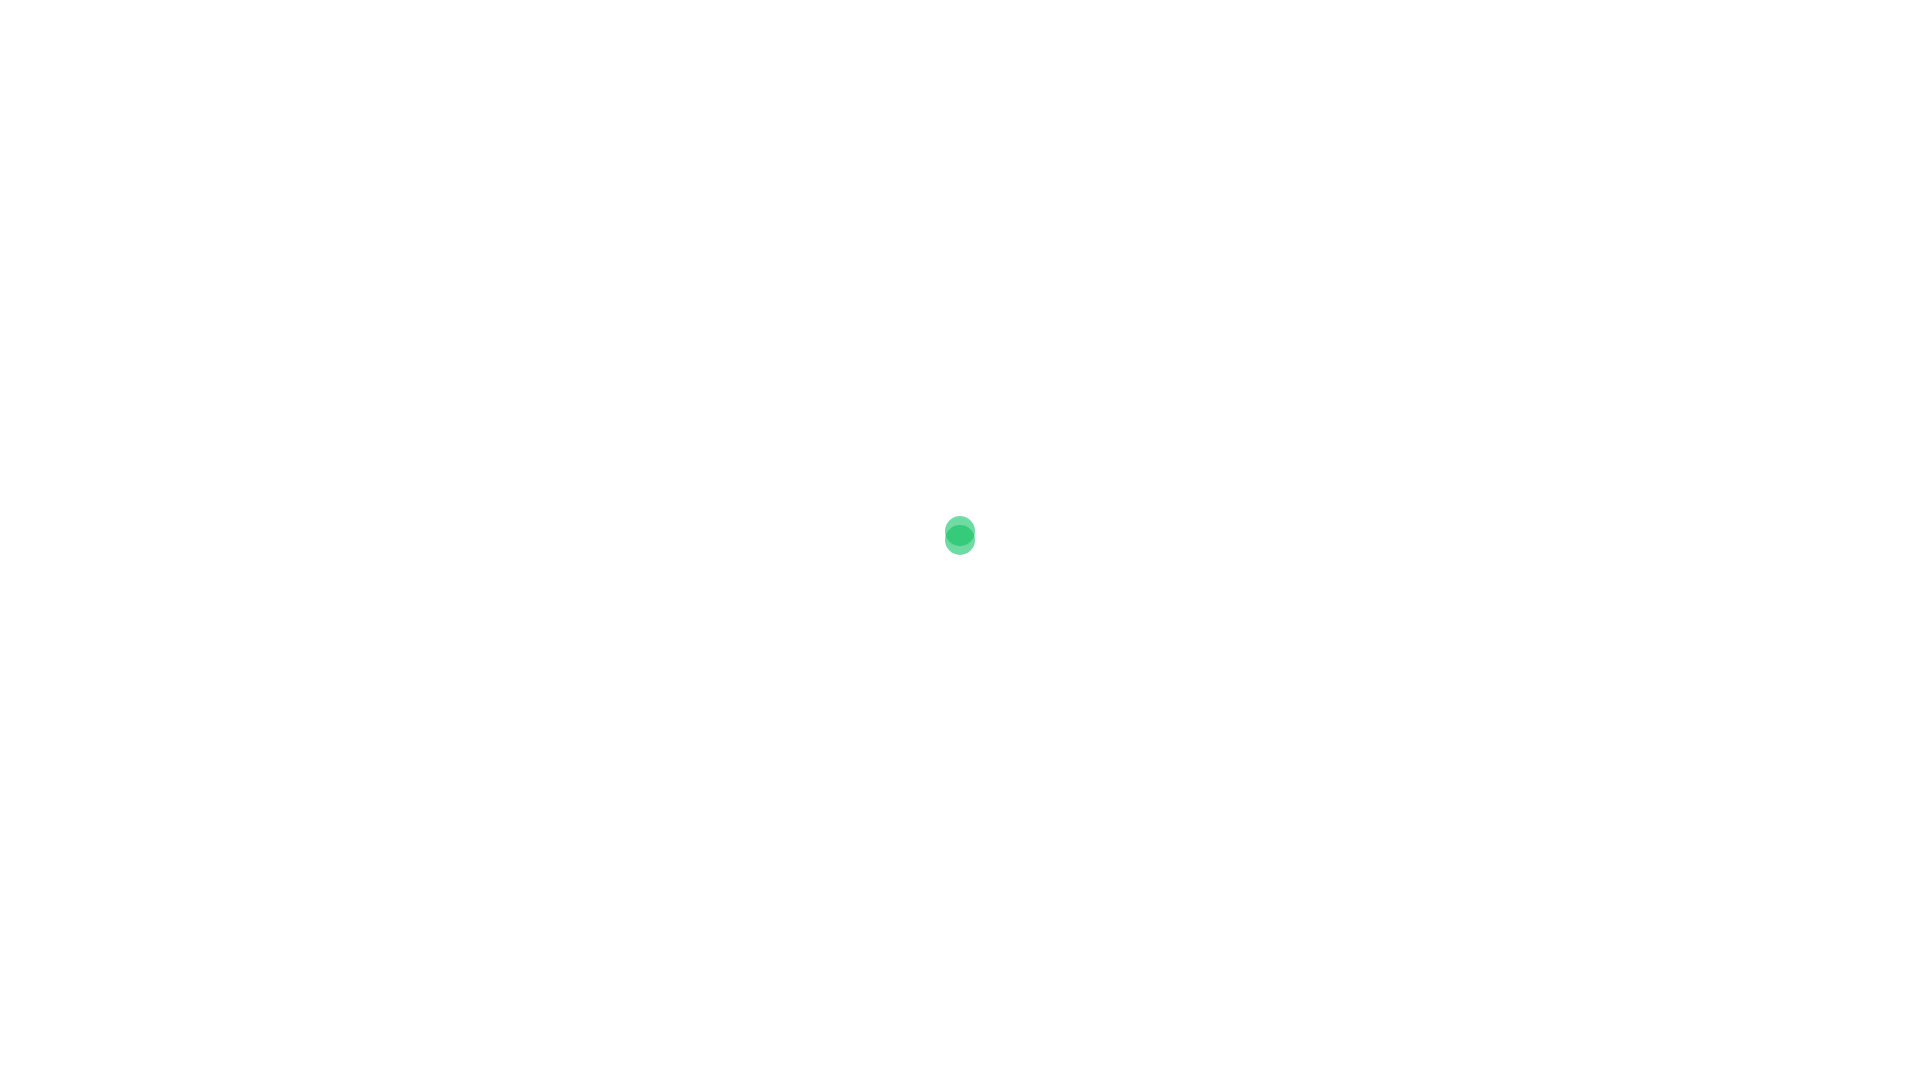 The width and height of the screenshot is (1920, 1080). What do you see at coordinates (1445, 35) in the screenshot?
I see `'Wat is jouw idee?'` at bounding box center [1445, 35].